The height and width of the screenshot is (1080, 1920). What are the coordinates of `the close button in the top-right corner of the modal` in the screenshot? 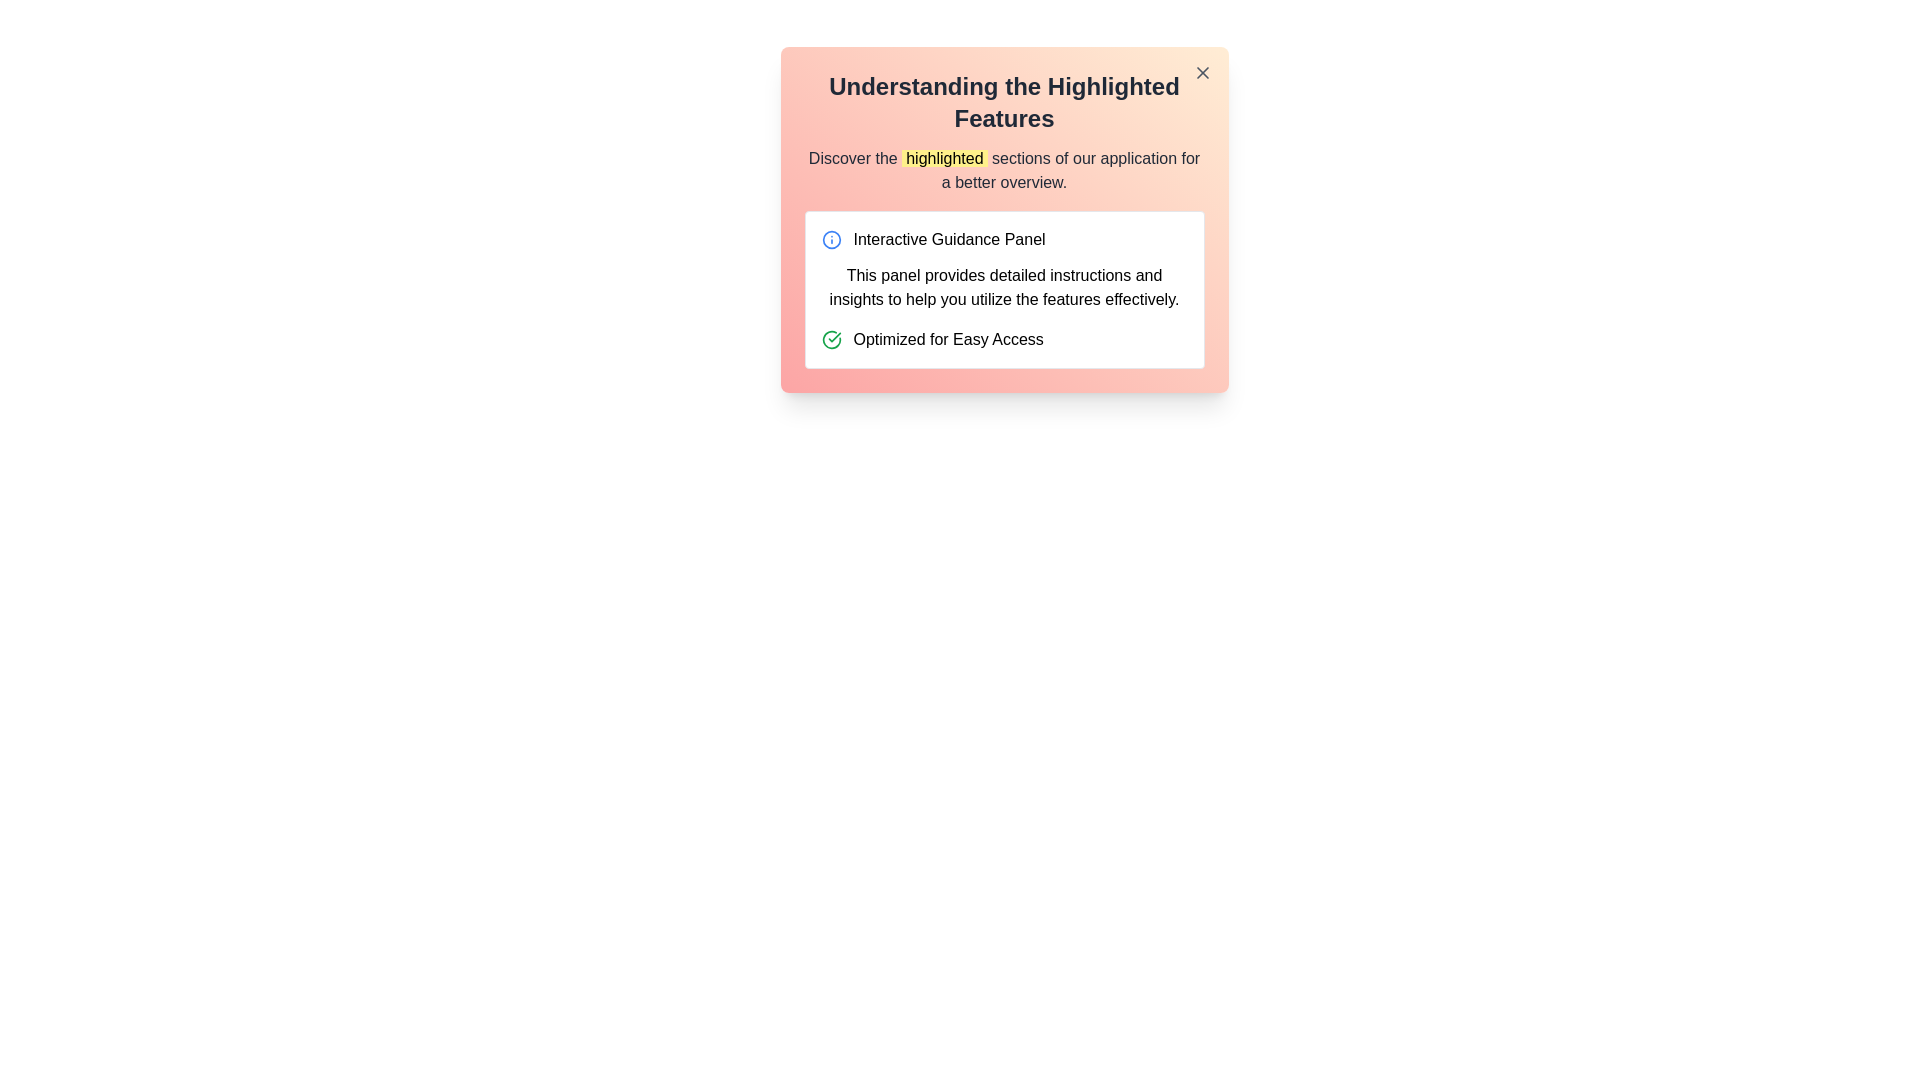 It's located at (1201, 72).